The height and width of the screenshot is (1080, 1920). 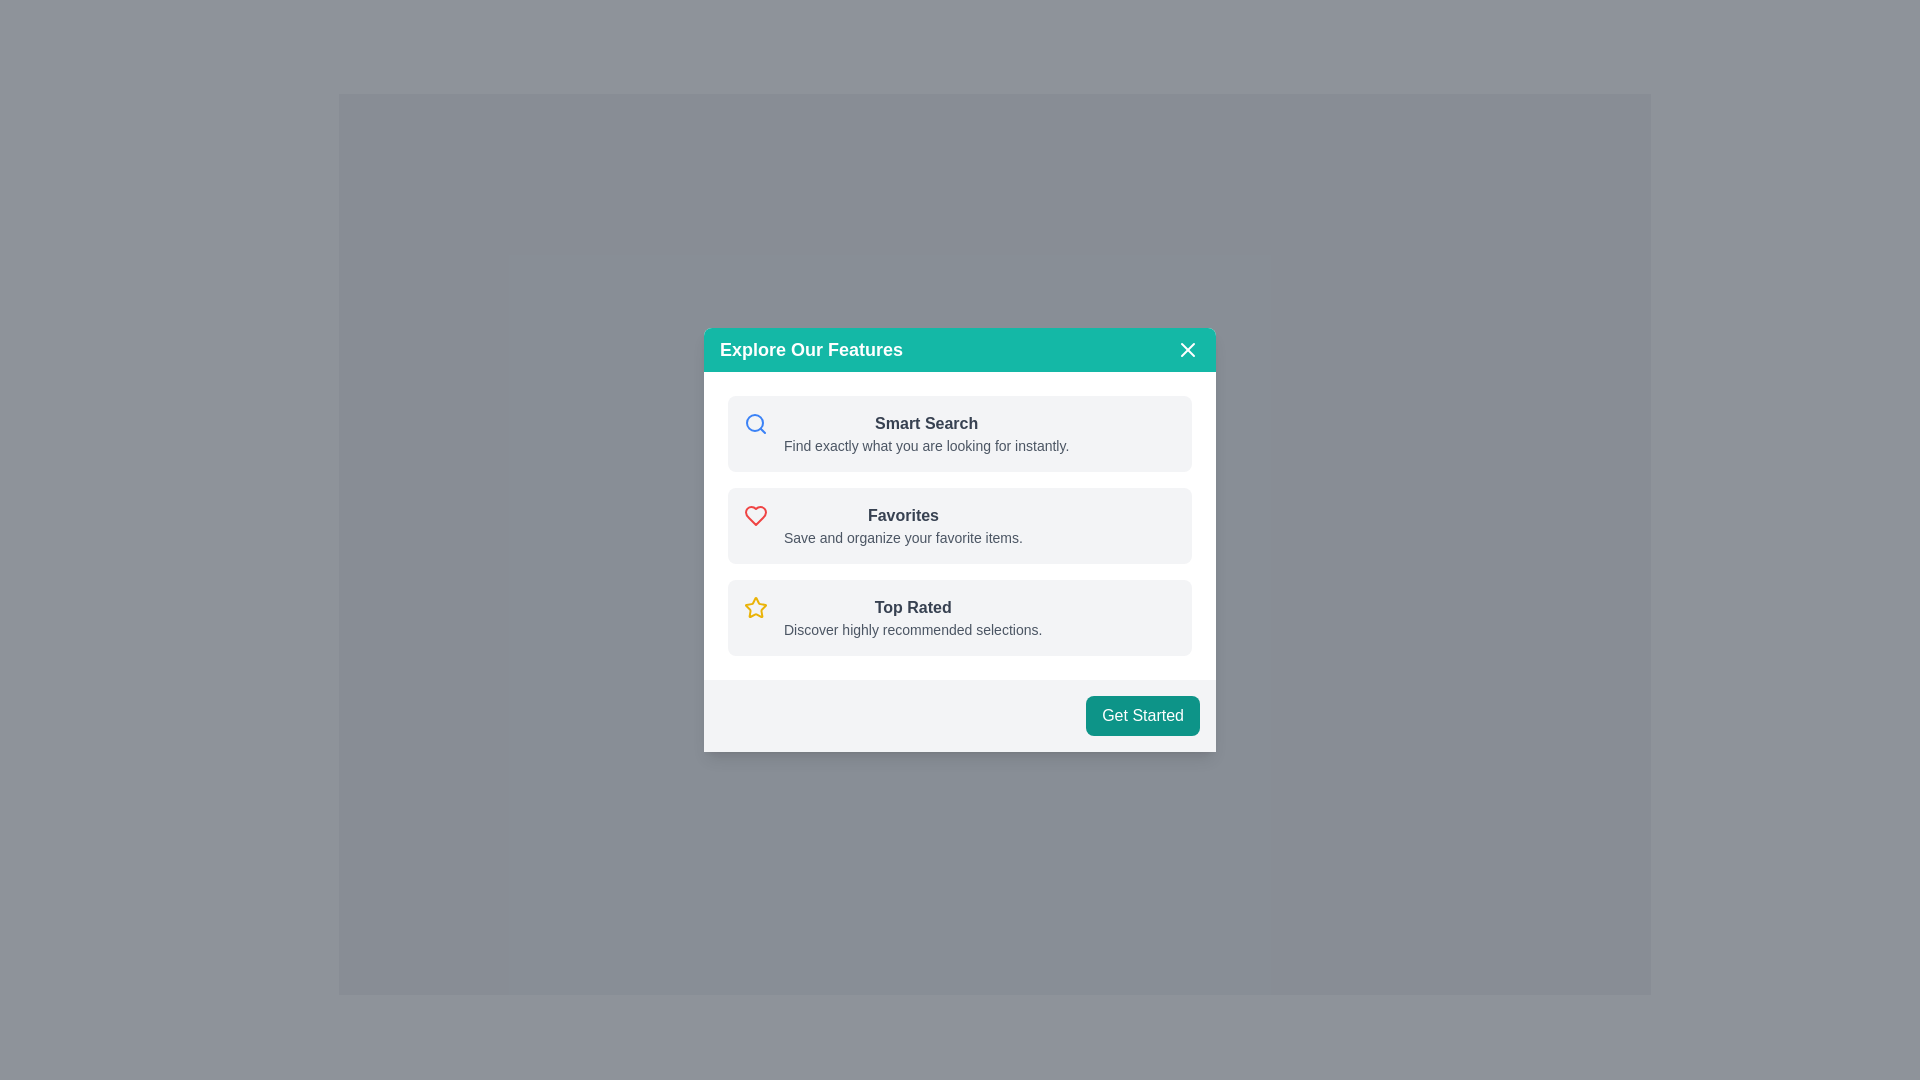 I want to click on the static text label that provides context for the 'Top Rated' feature, located beneath the 'Top Rated' title in the third section from the top, so click(x=912, y=628).